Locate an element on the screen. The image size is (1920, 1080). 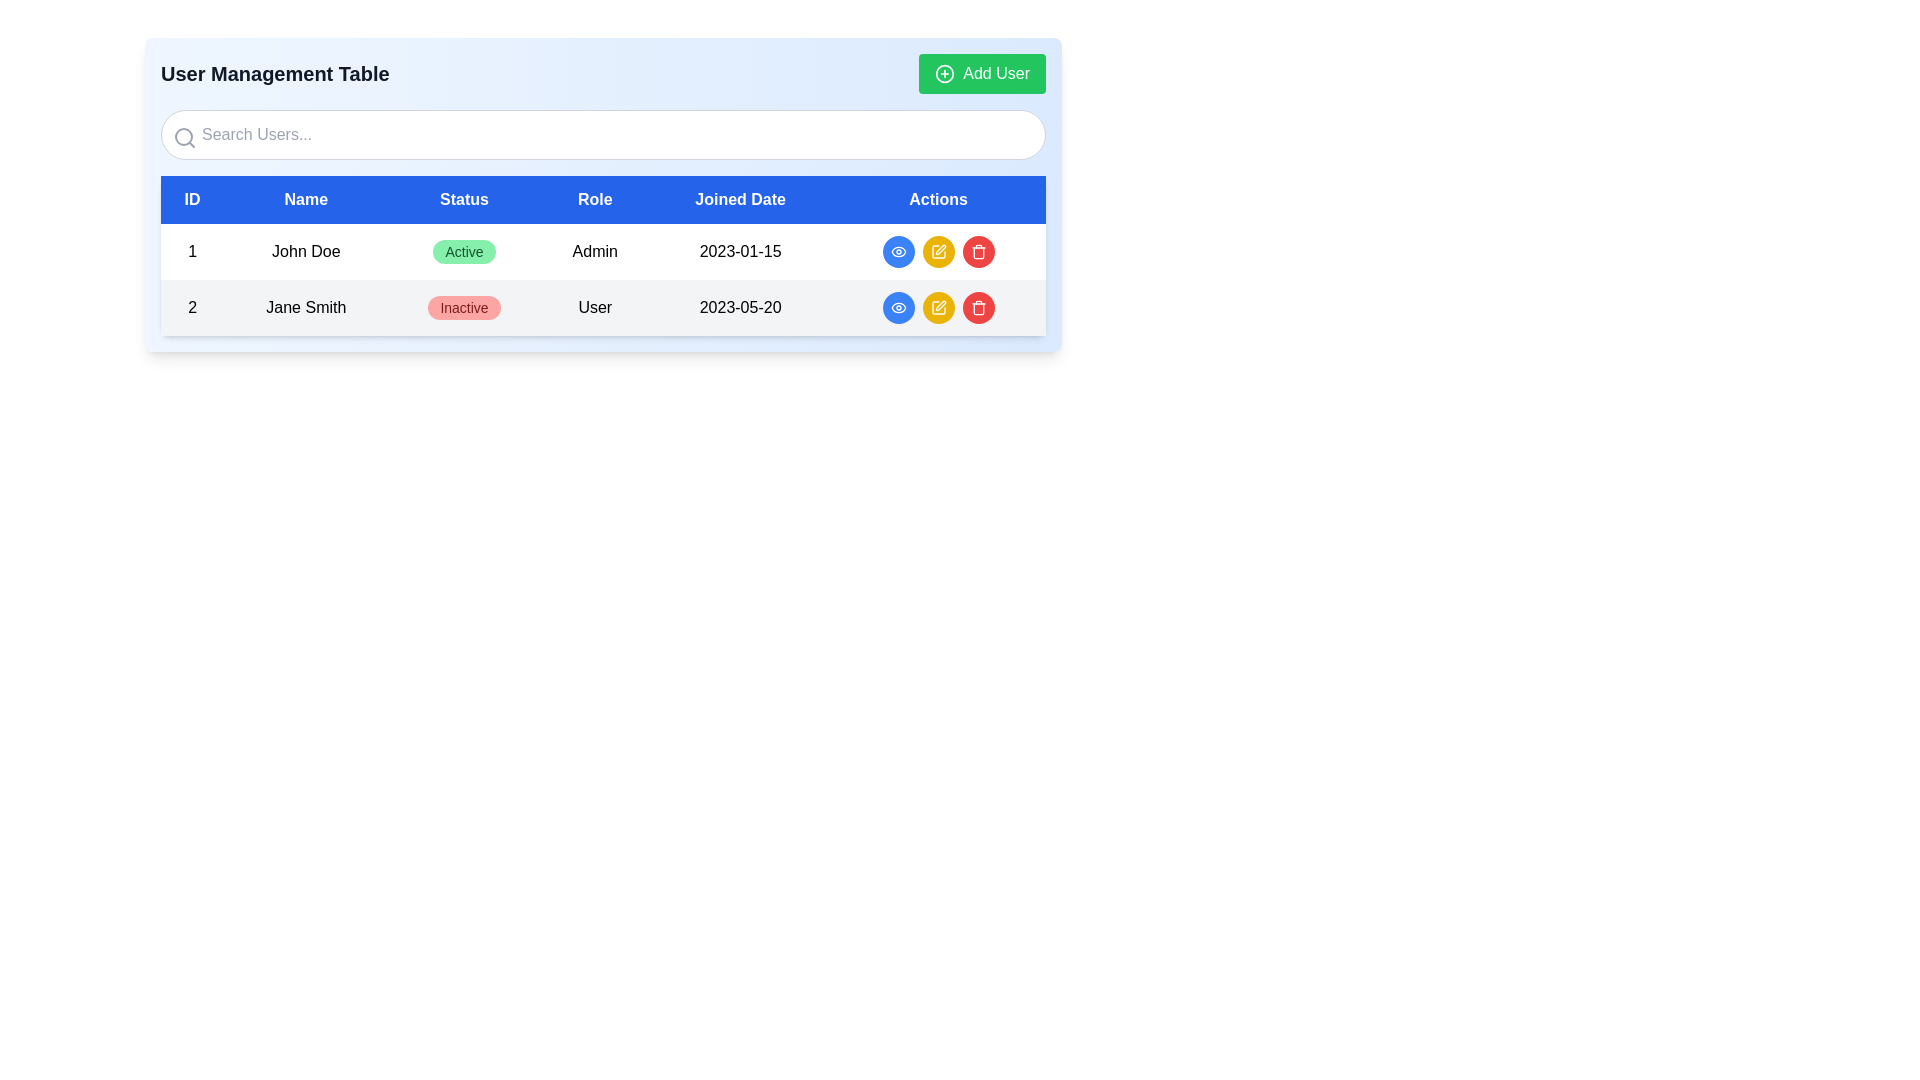
the text label indicating the role assigned is located at coordinates (594, 308).